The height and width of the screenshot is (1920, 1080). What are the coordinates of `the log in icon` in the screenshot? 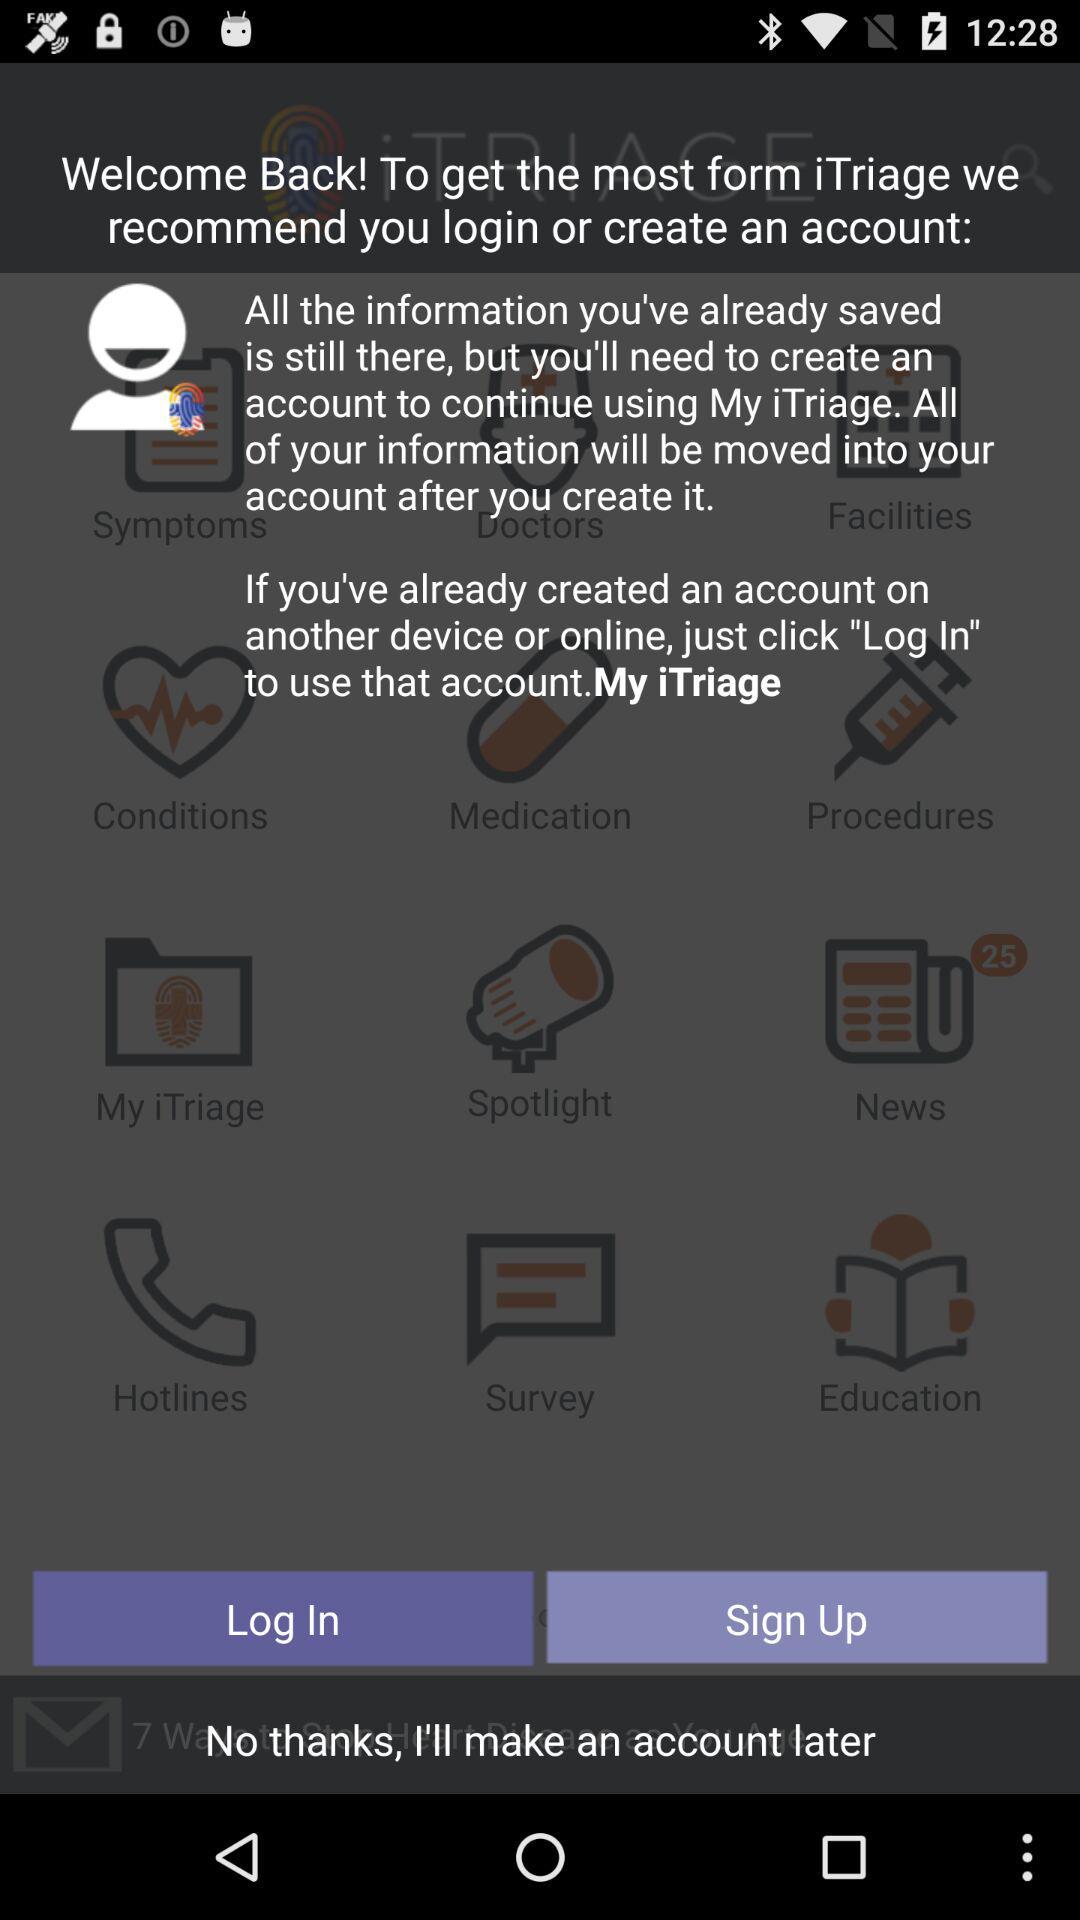 It's located at (283, 1618).